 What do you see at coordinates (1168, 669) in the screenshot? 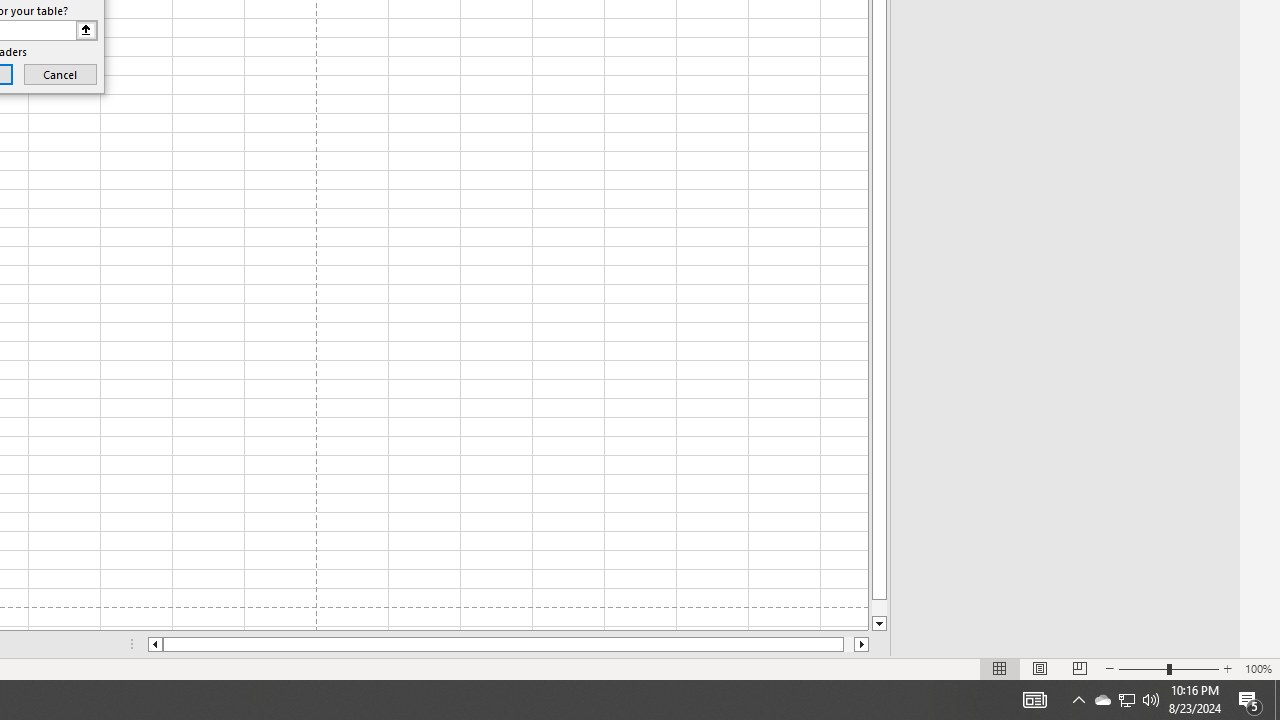
I see `'Zoom'` at bounding box center [1168, 669].